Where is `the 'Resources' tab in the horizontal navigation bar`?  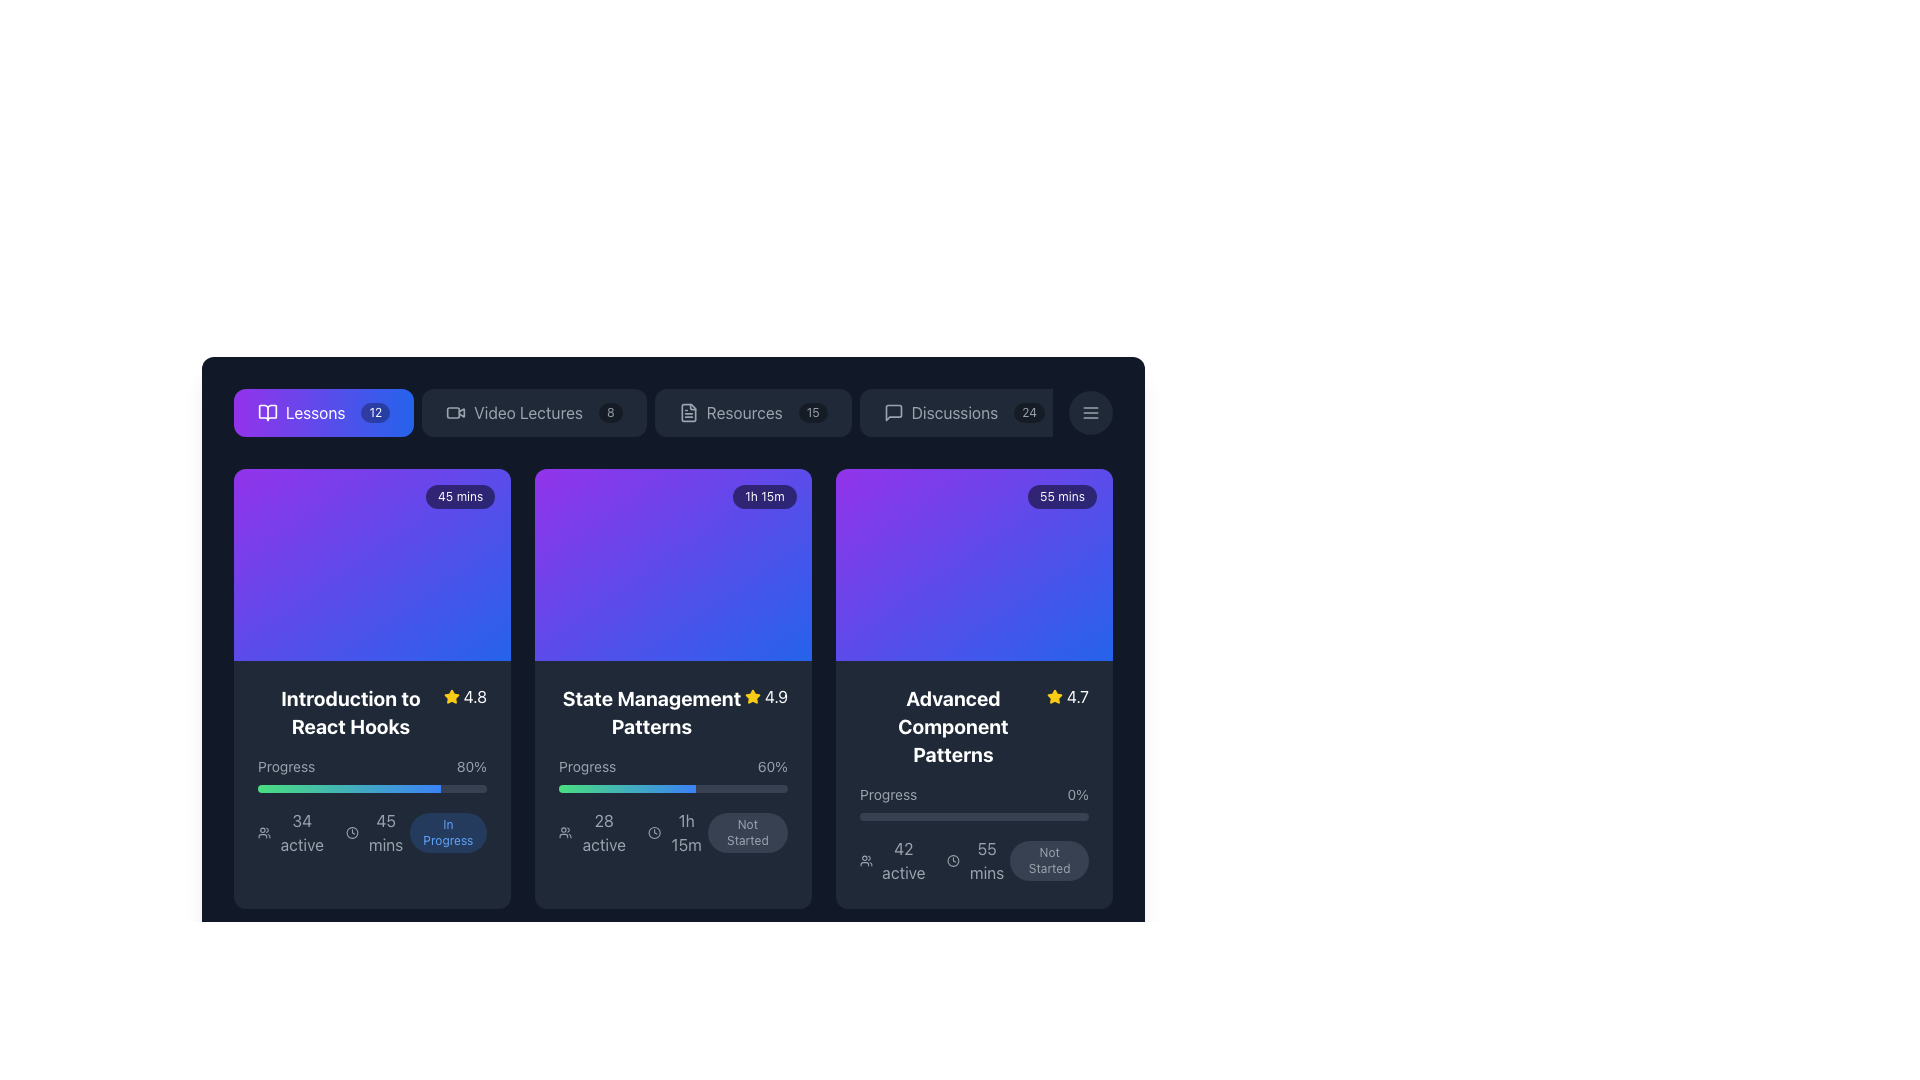 the 'Resources' tab in the horizontal navigation bar is located at coordinates (673, 411).